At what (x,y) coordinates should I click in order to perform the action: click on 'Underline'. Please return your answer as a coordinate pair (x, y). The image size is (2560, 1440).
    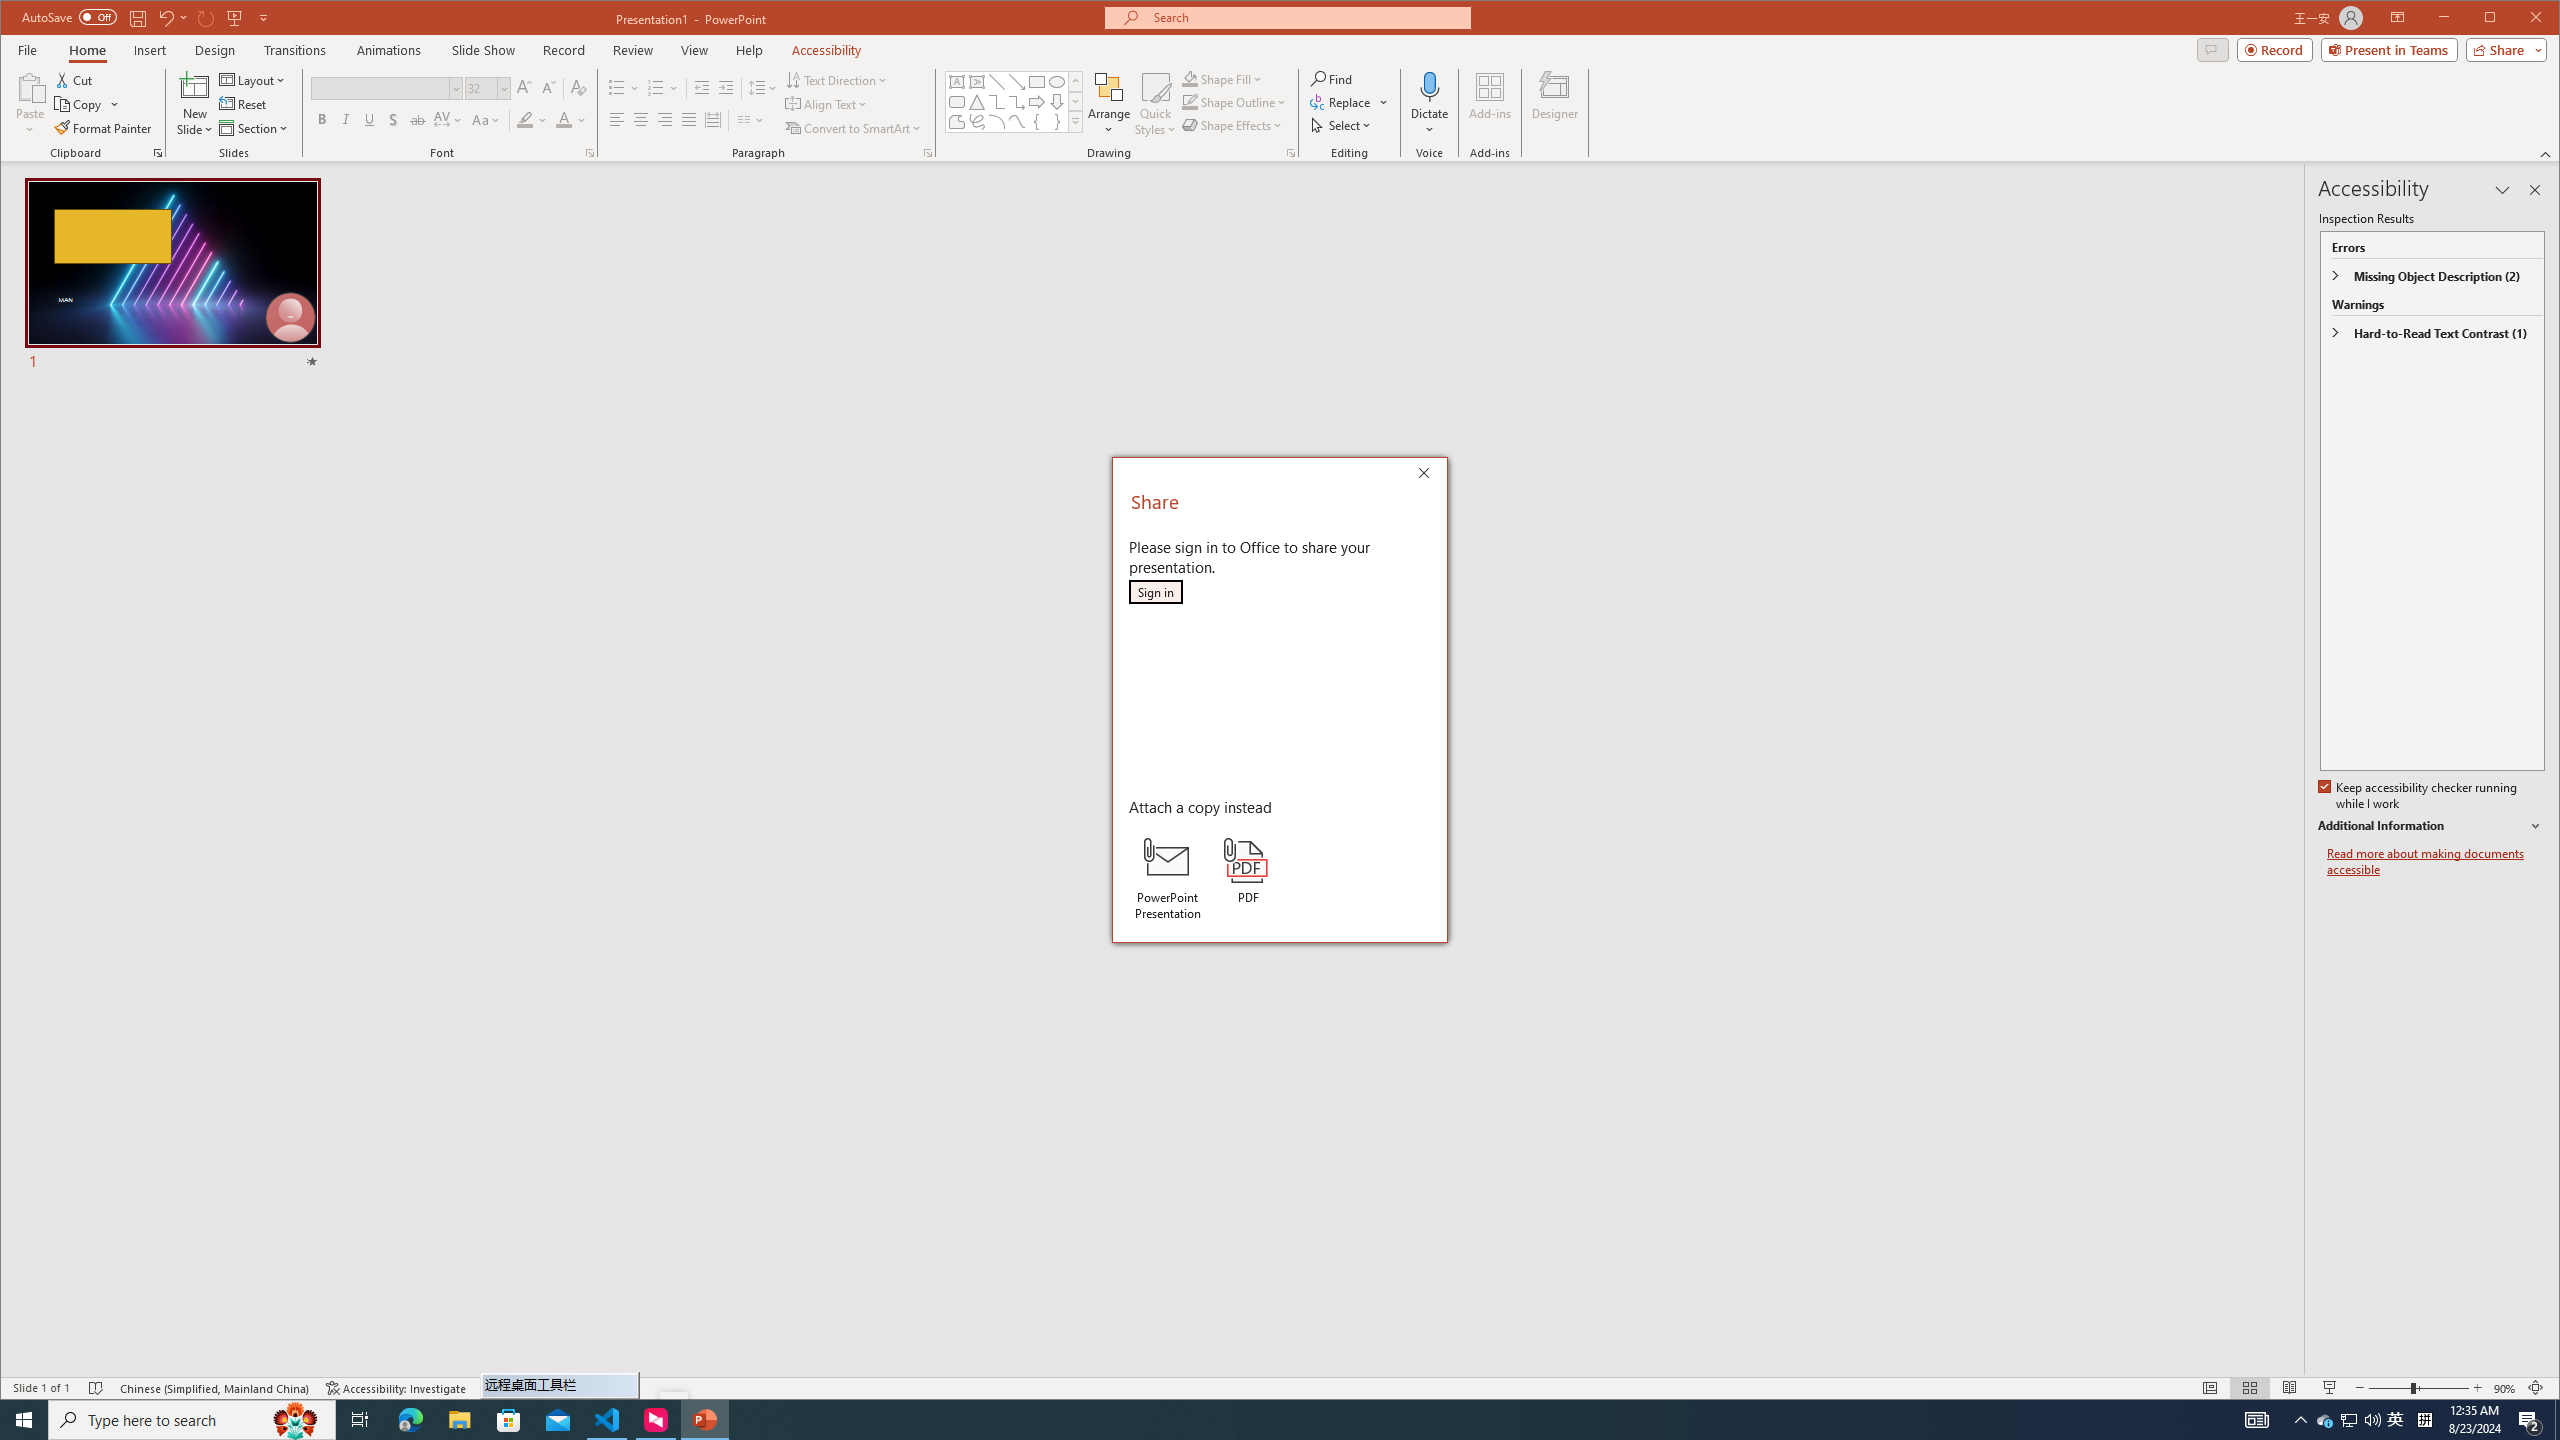
    Looking at the image, I should click on (368, 119).